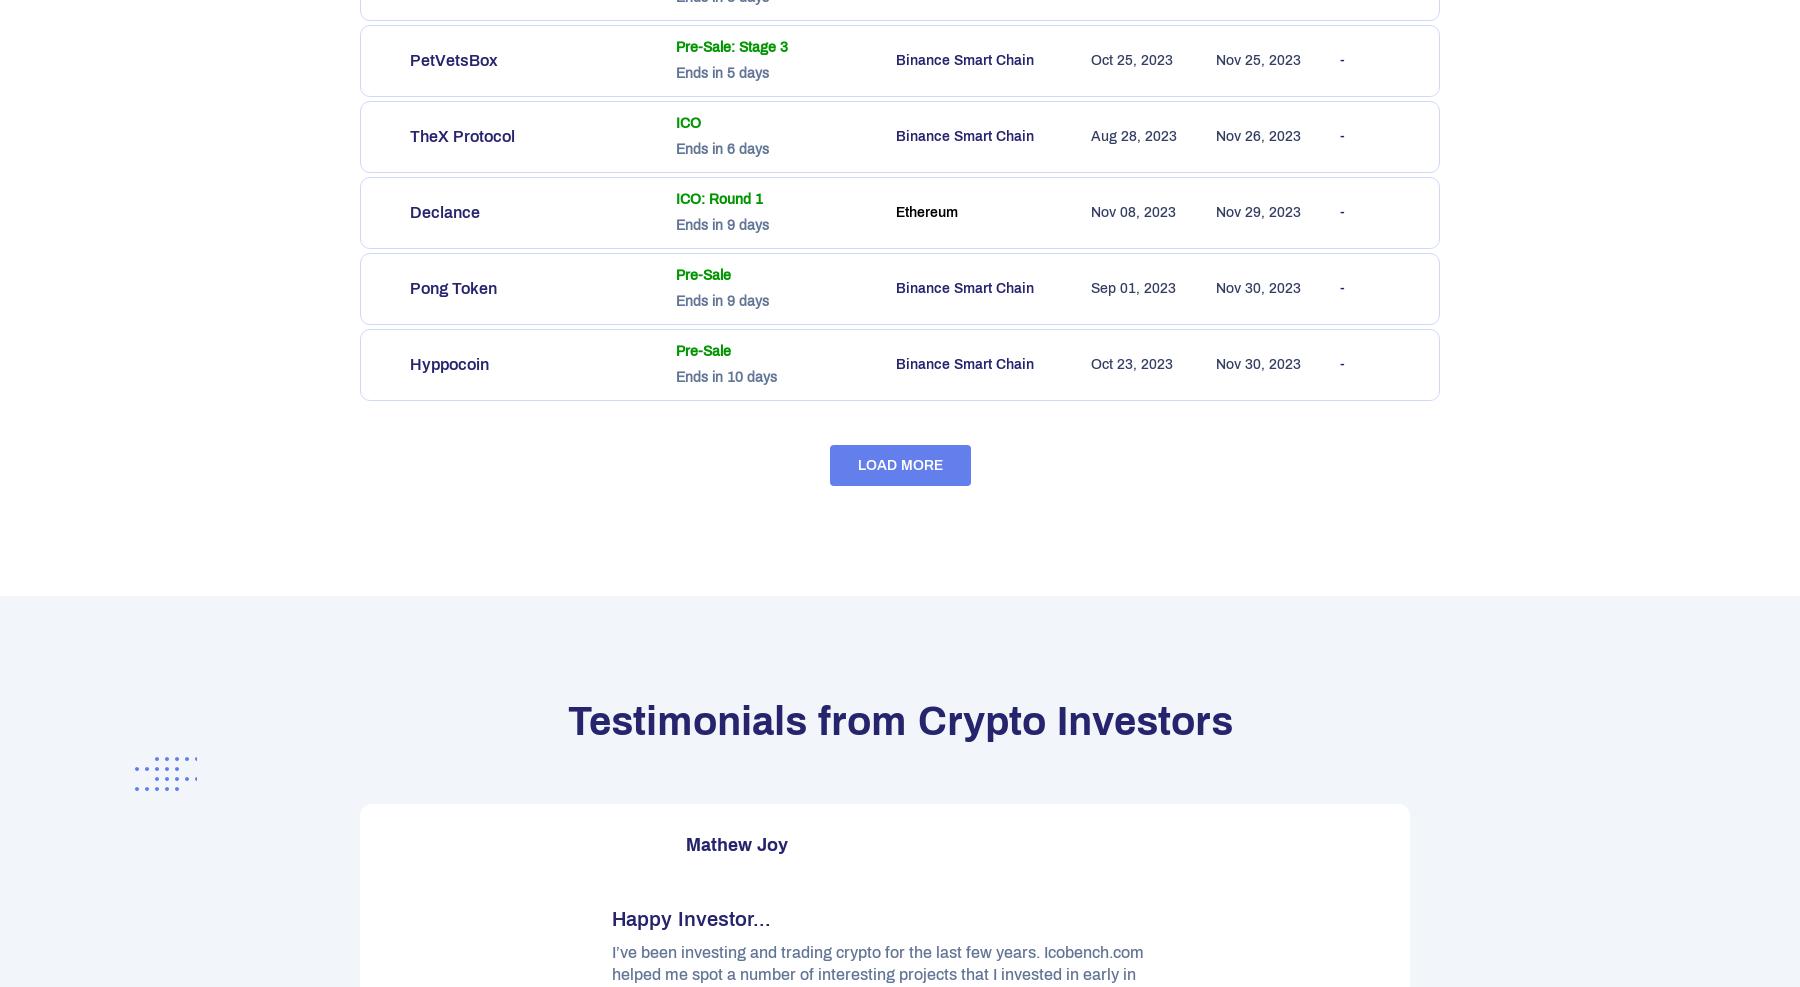  I want to click on 'Declance', so click(444, 210).